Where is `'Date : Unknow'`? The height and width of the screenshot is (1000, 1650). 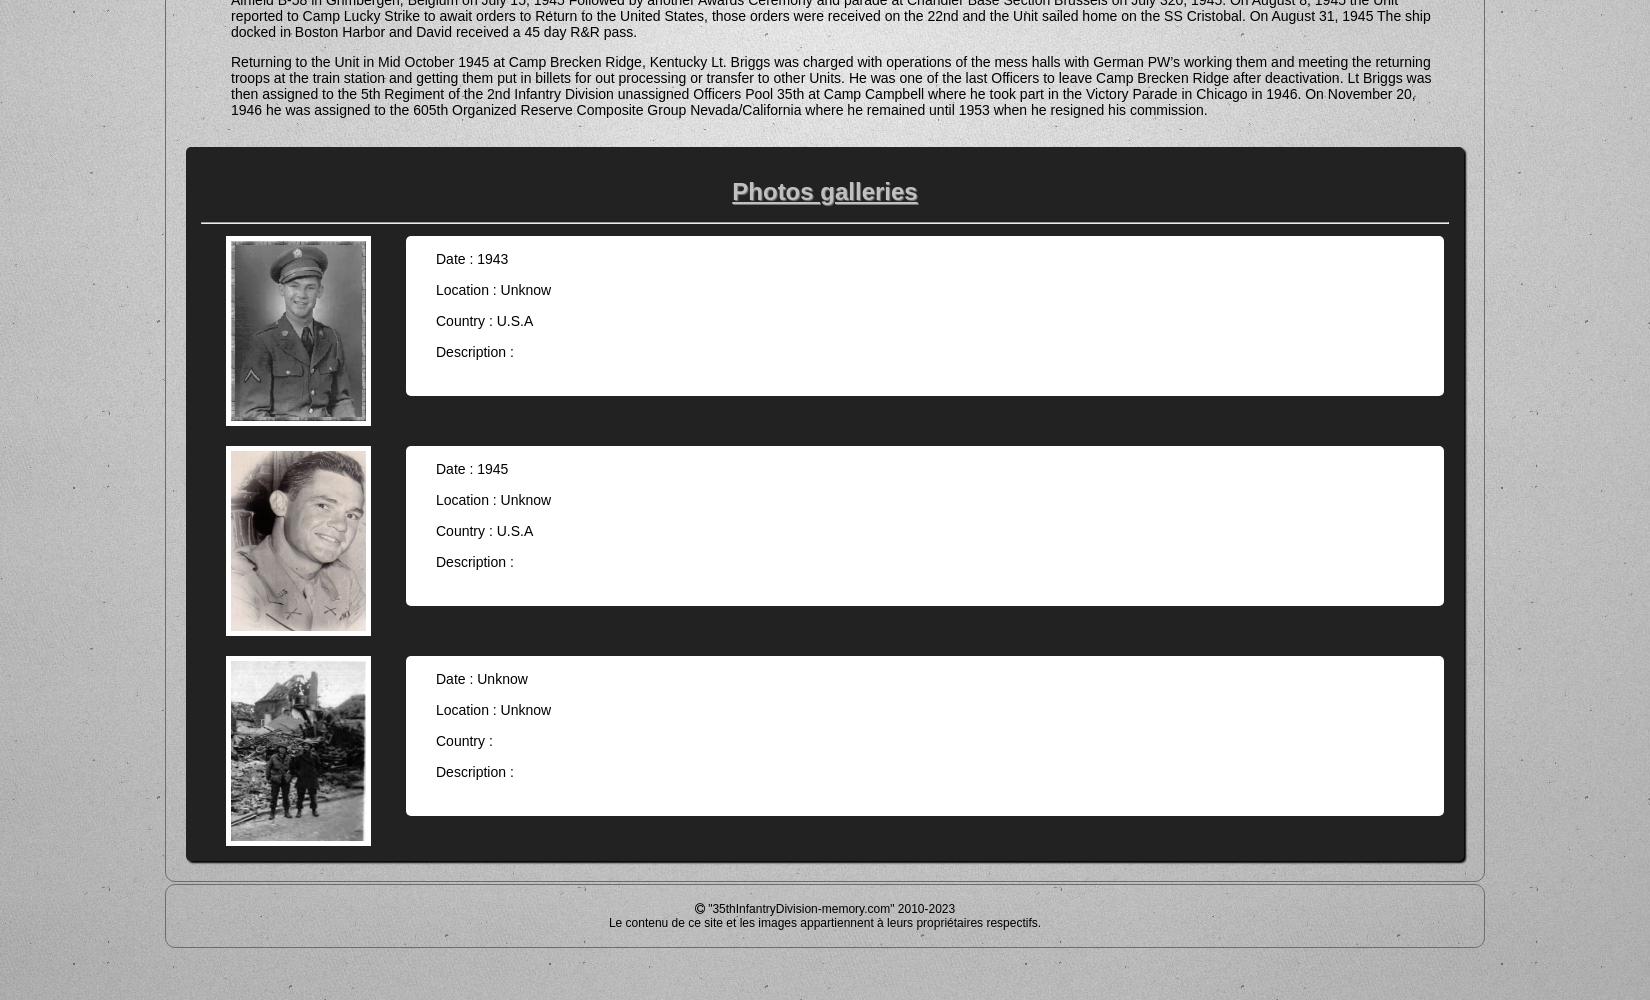 'Date : Unknow' is located at coordinates (480, 678).